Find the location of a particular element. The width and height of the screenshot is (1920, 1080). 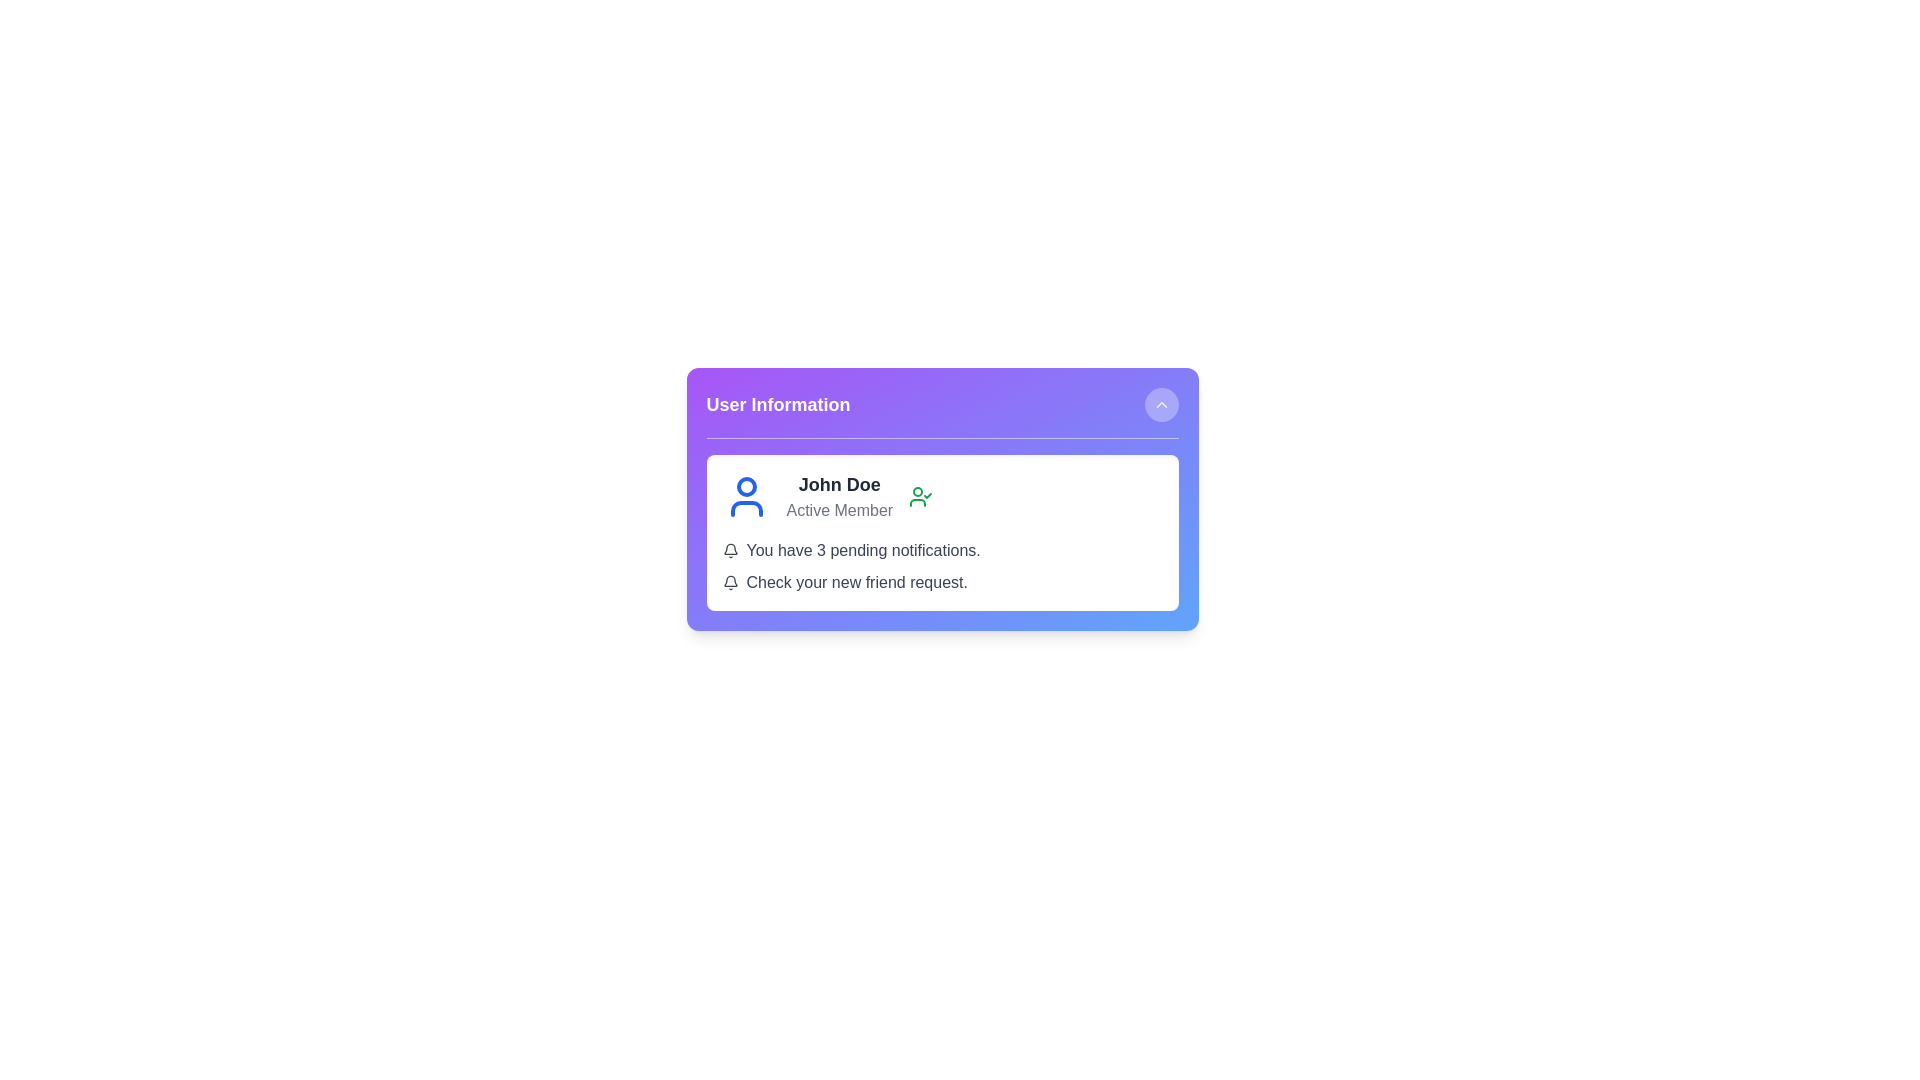

the circular blue decoration at the top of the user icon within the 'User Information' card is located at coordinates (745, 486).